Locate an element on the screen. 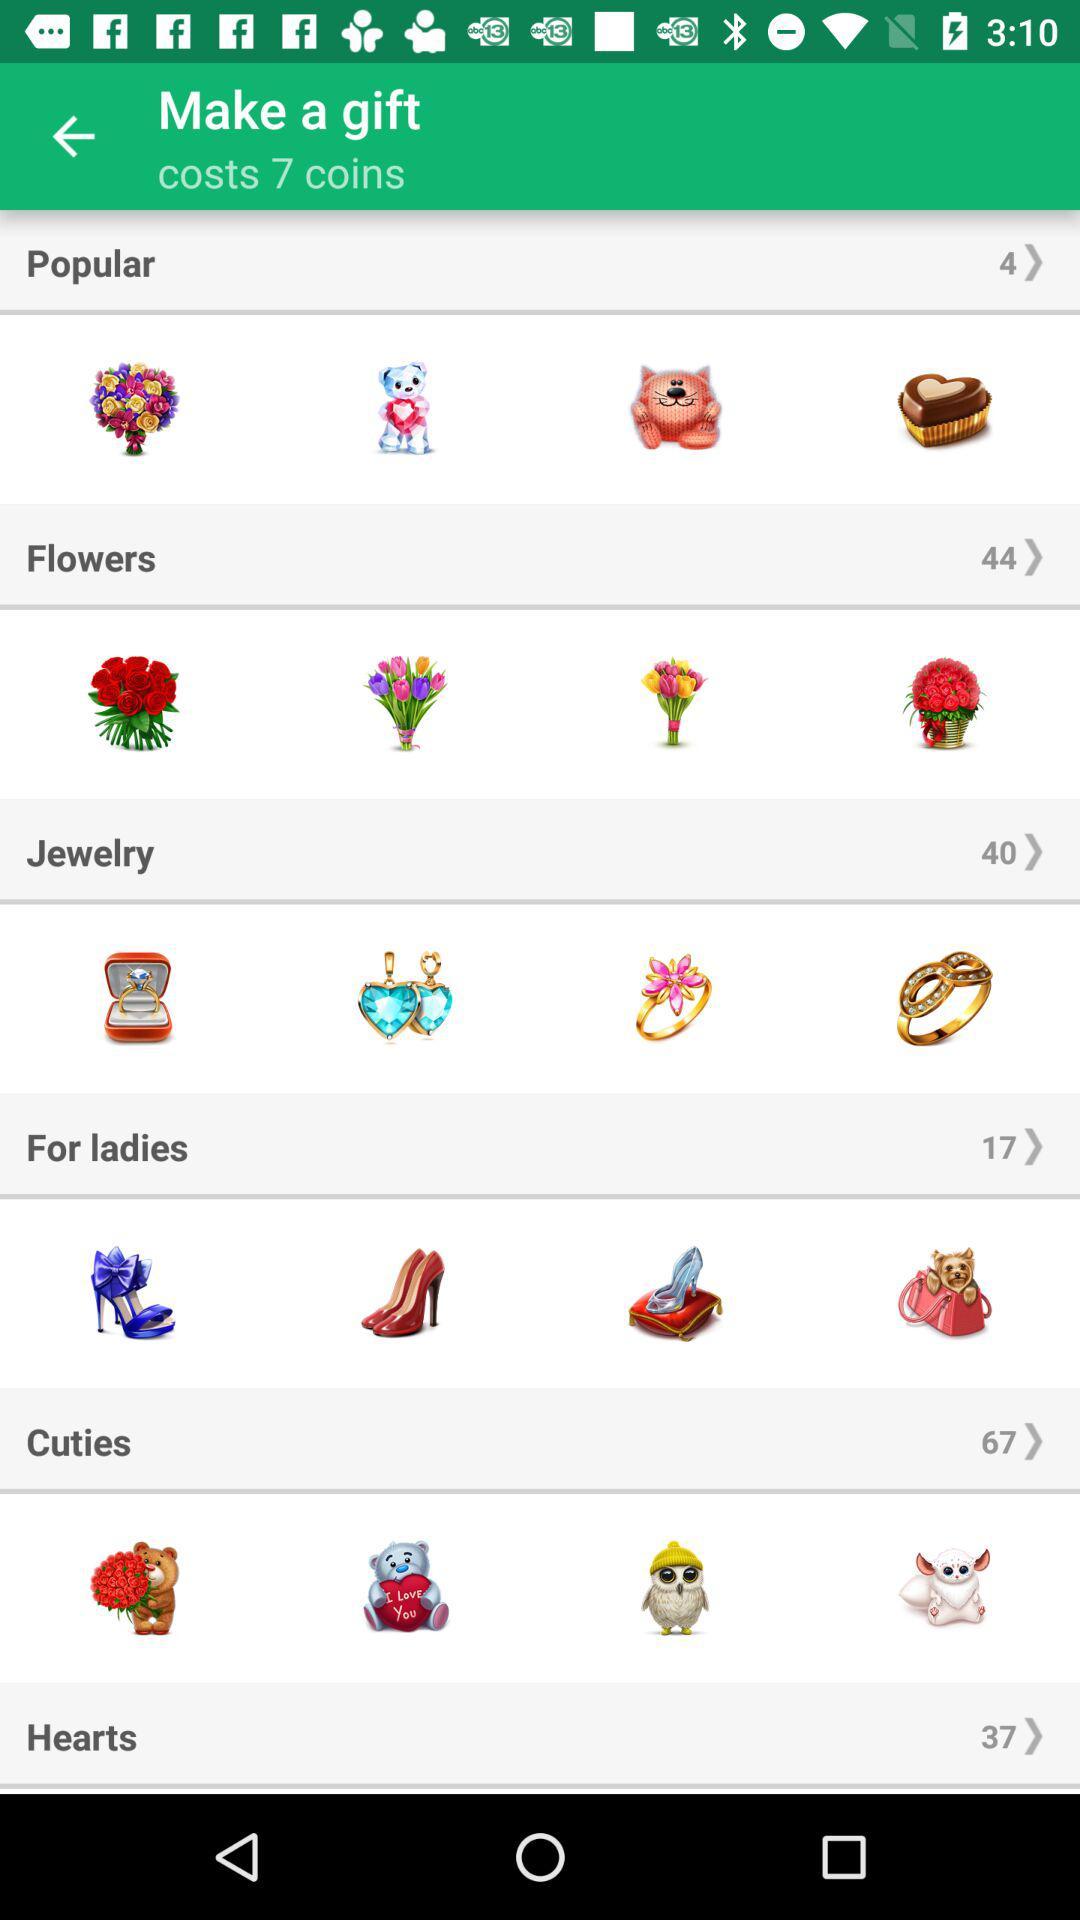  the icon next to make a gift app is located at coordinates (72, 135).